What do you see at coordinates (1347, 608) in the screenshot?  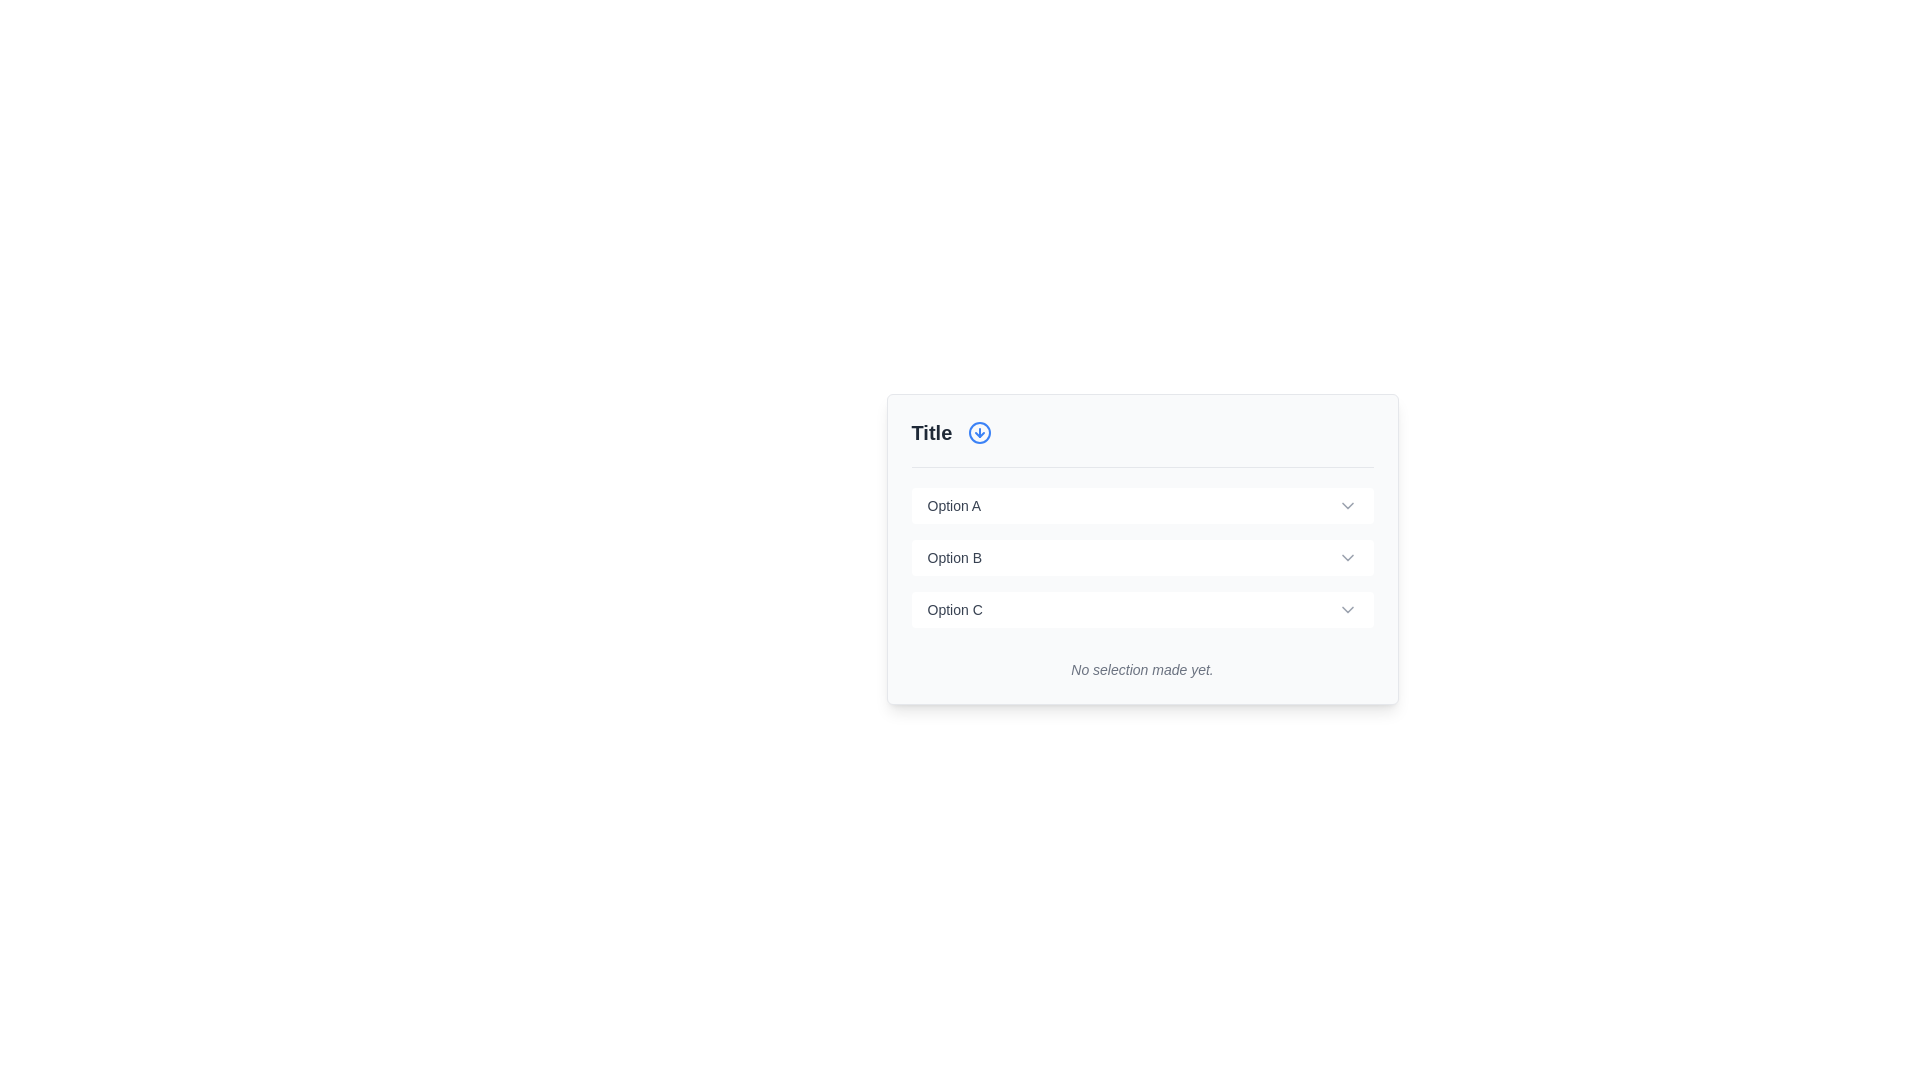 I see `the Dropdown indicator icon located to the far right of the 'Option C' row` at bounding box center [1347, 608].